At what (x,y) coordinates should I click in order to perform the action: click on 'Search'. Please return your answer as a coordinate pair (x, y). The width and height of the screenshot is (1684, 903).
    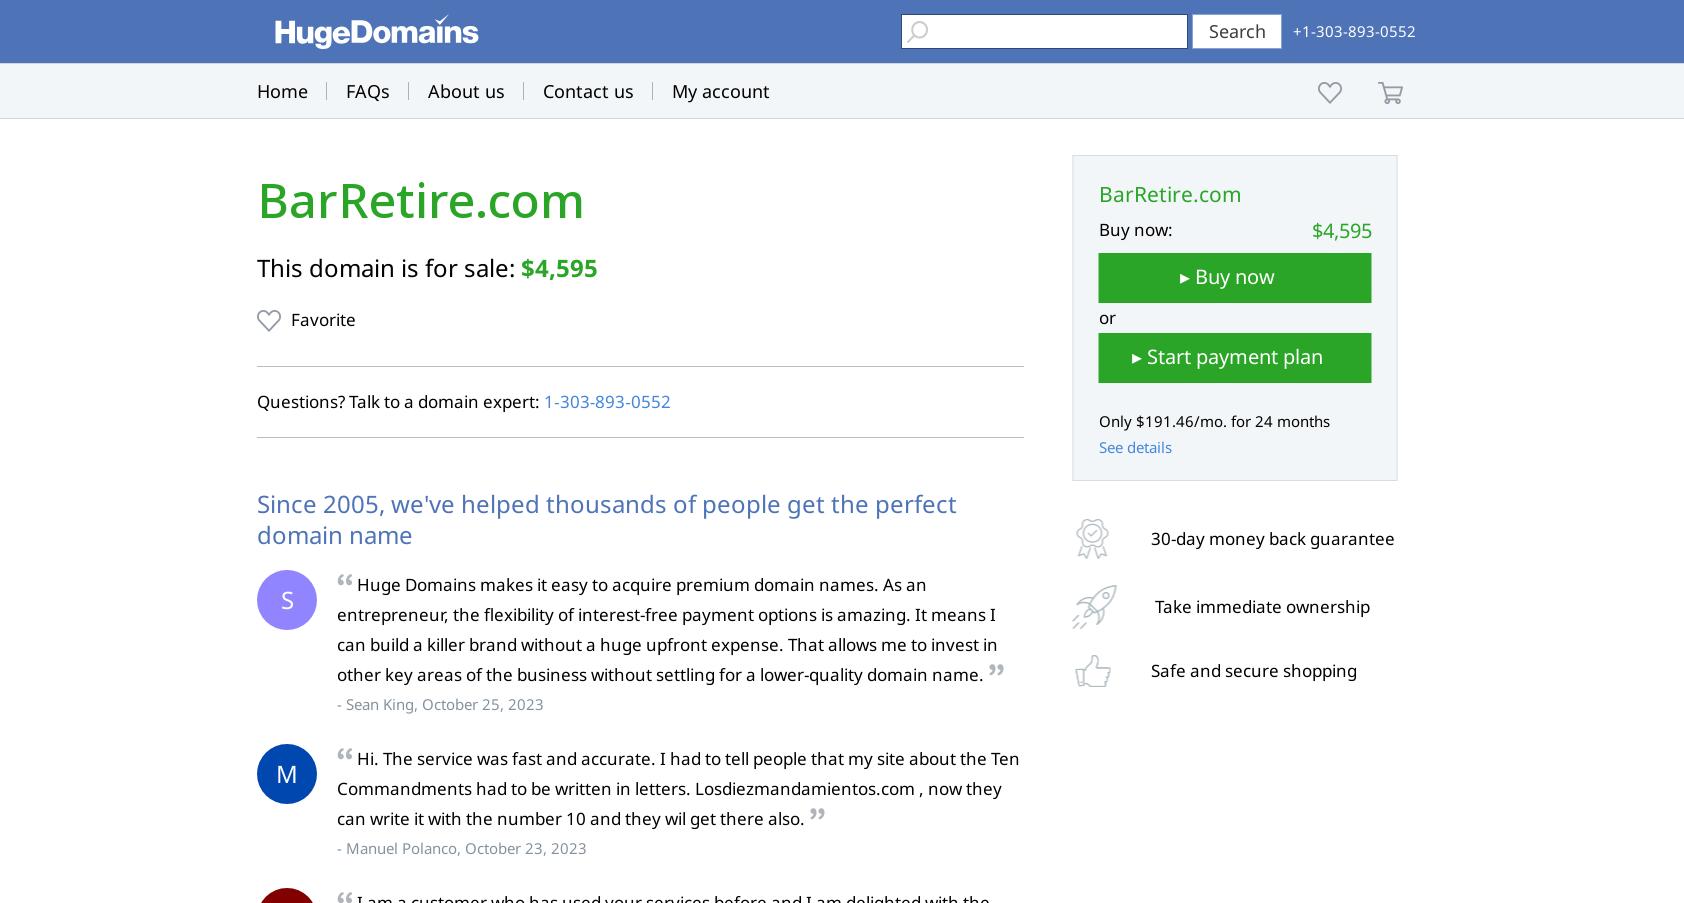
    Looking at the image, I should click on (1207, 29).